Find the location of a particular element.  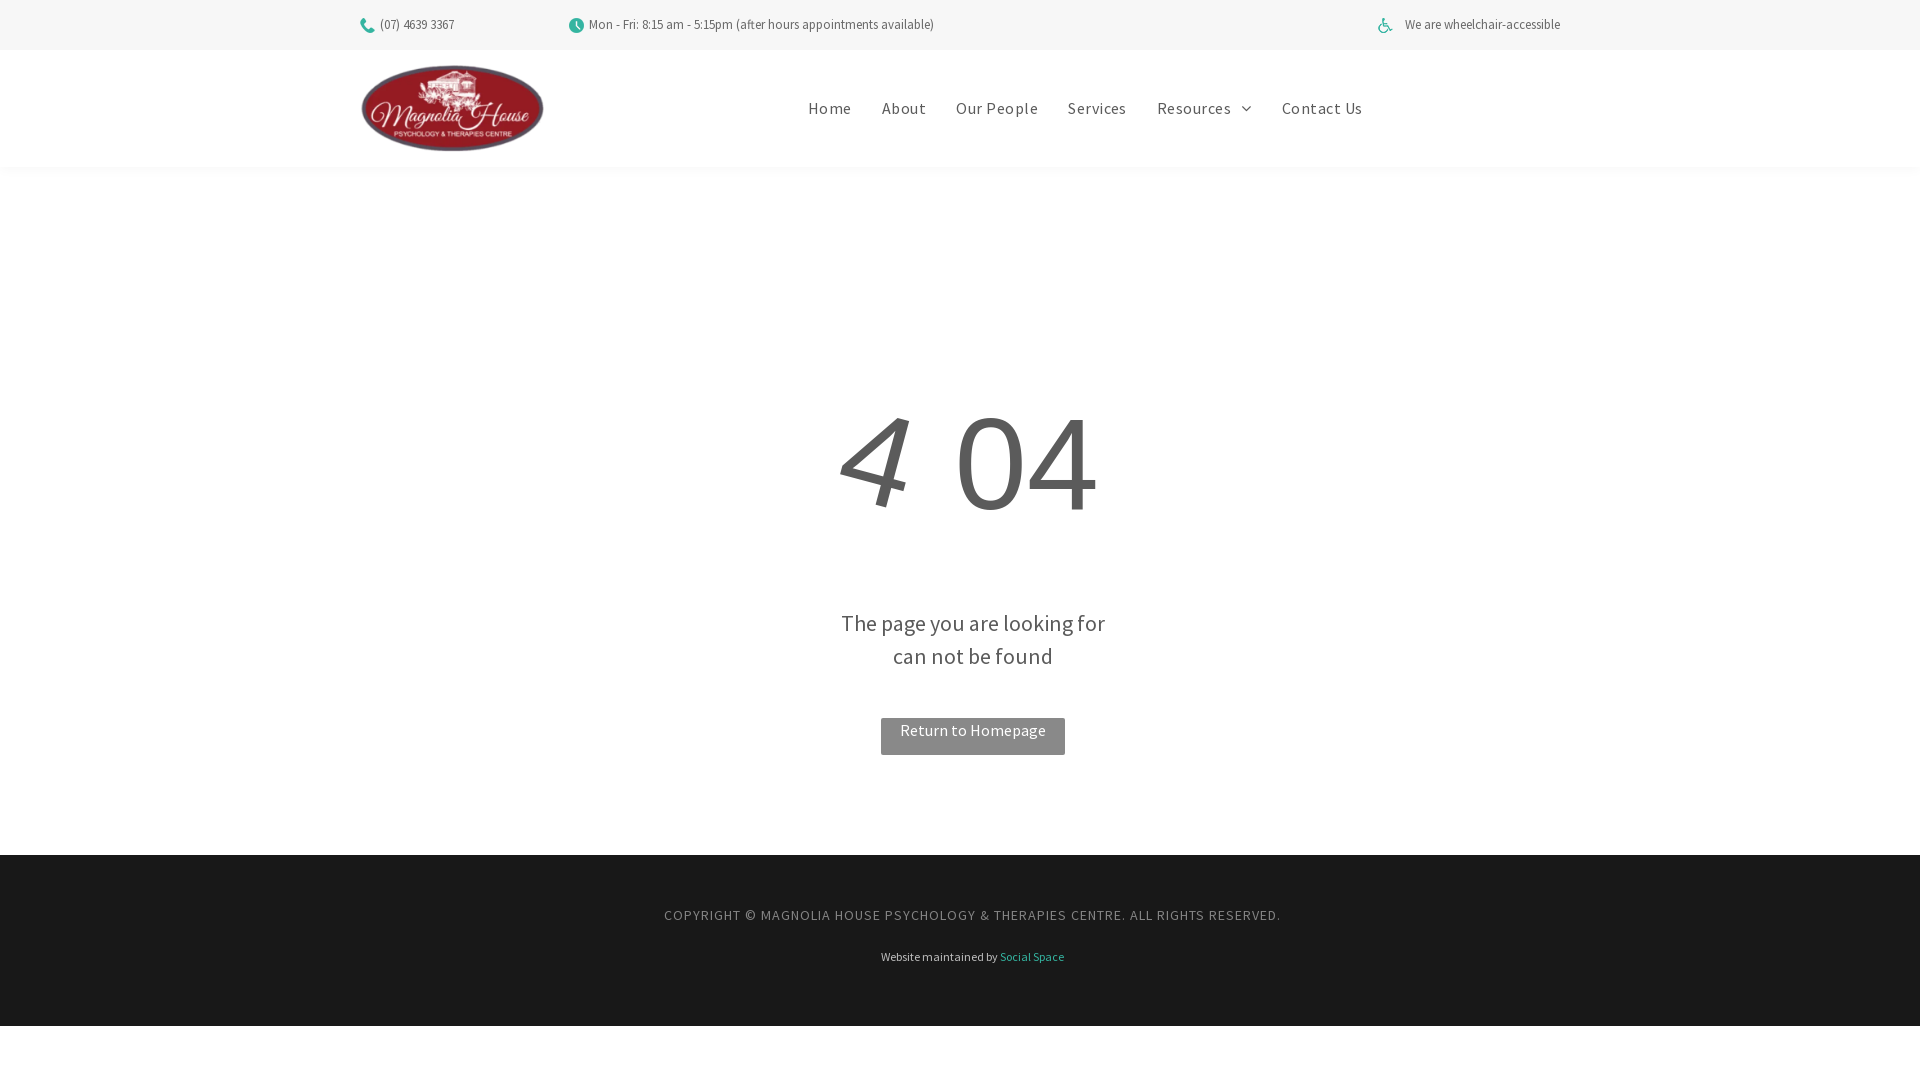

'About' is located at coordinates (902, 108).